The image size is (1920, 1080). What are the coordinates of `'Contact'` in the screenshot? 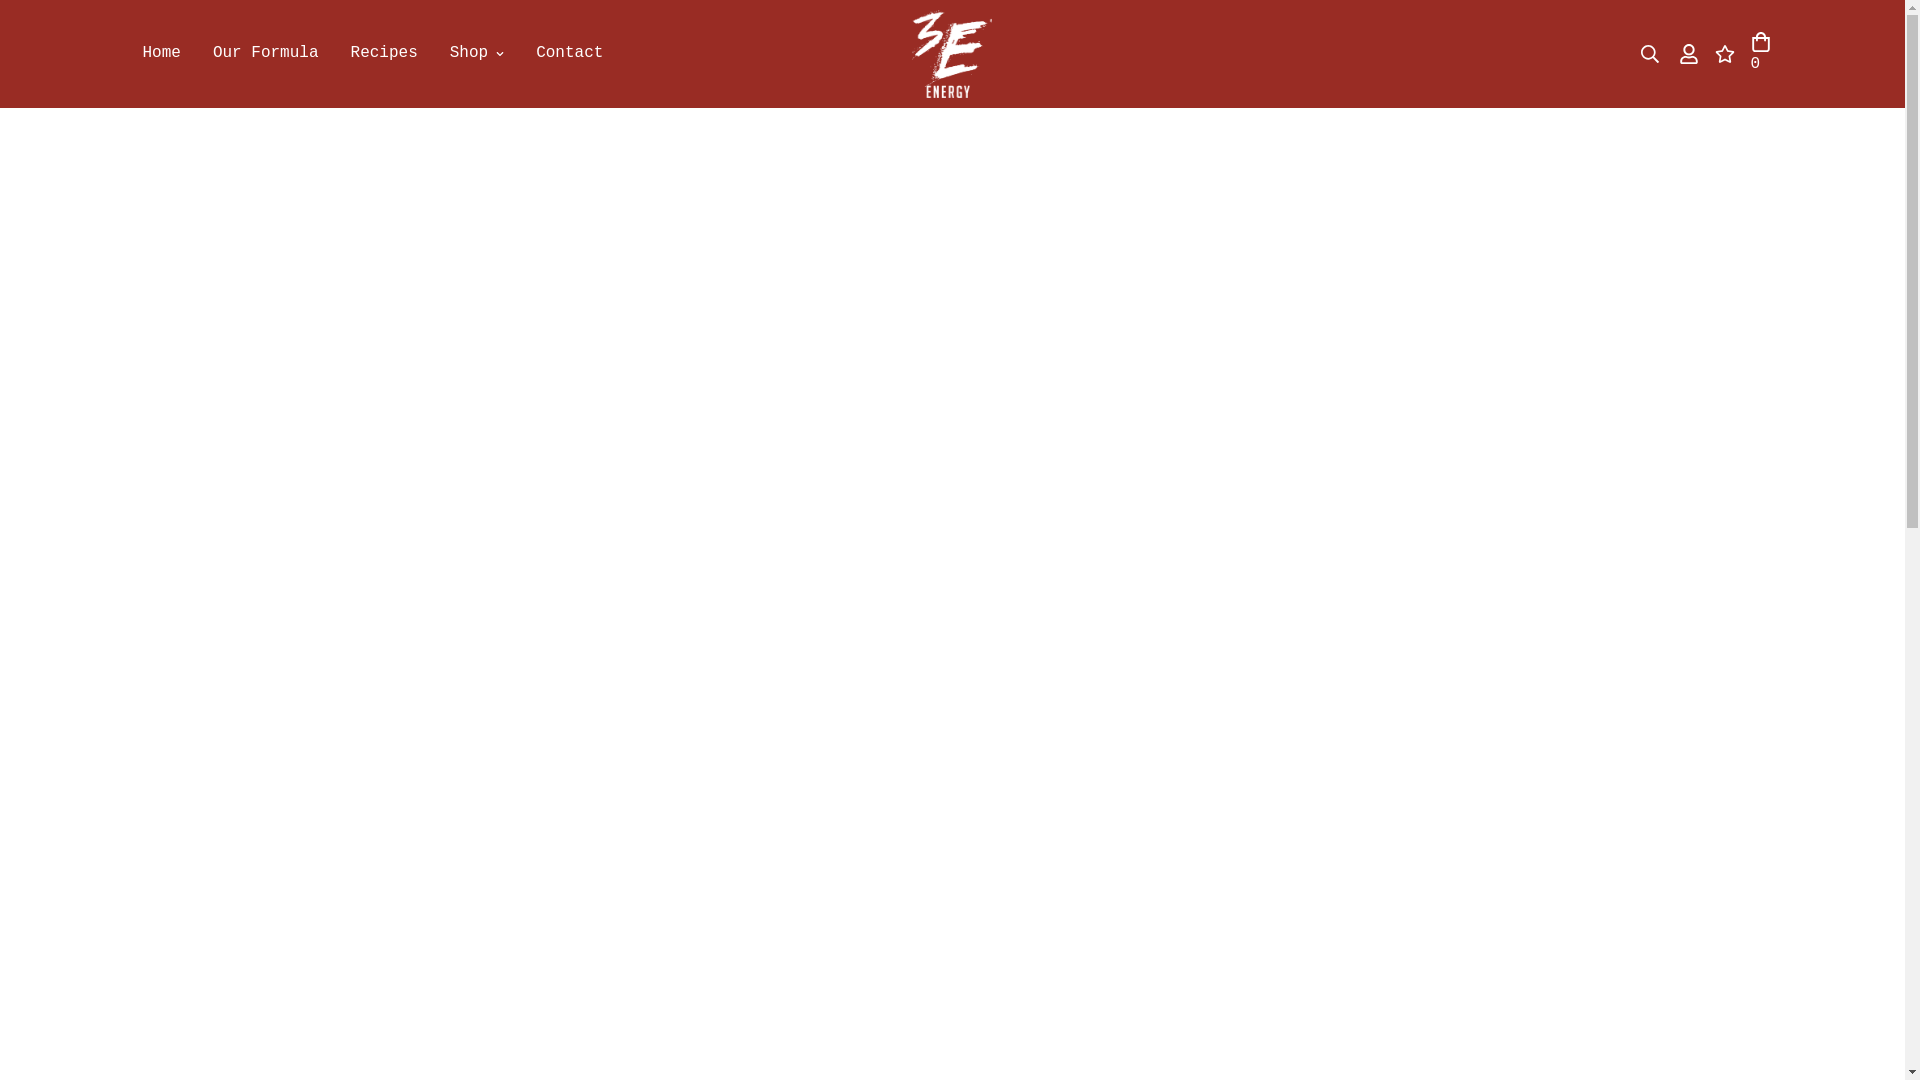 It's located at (519, 52).